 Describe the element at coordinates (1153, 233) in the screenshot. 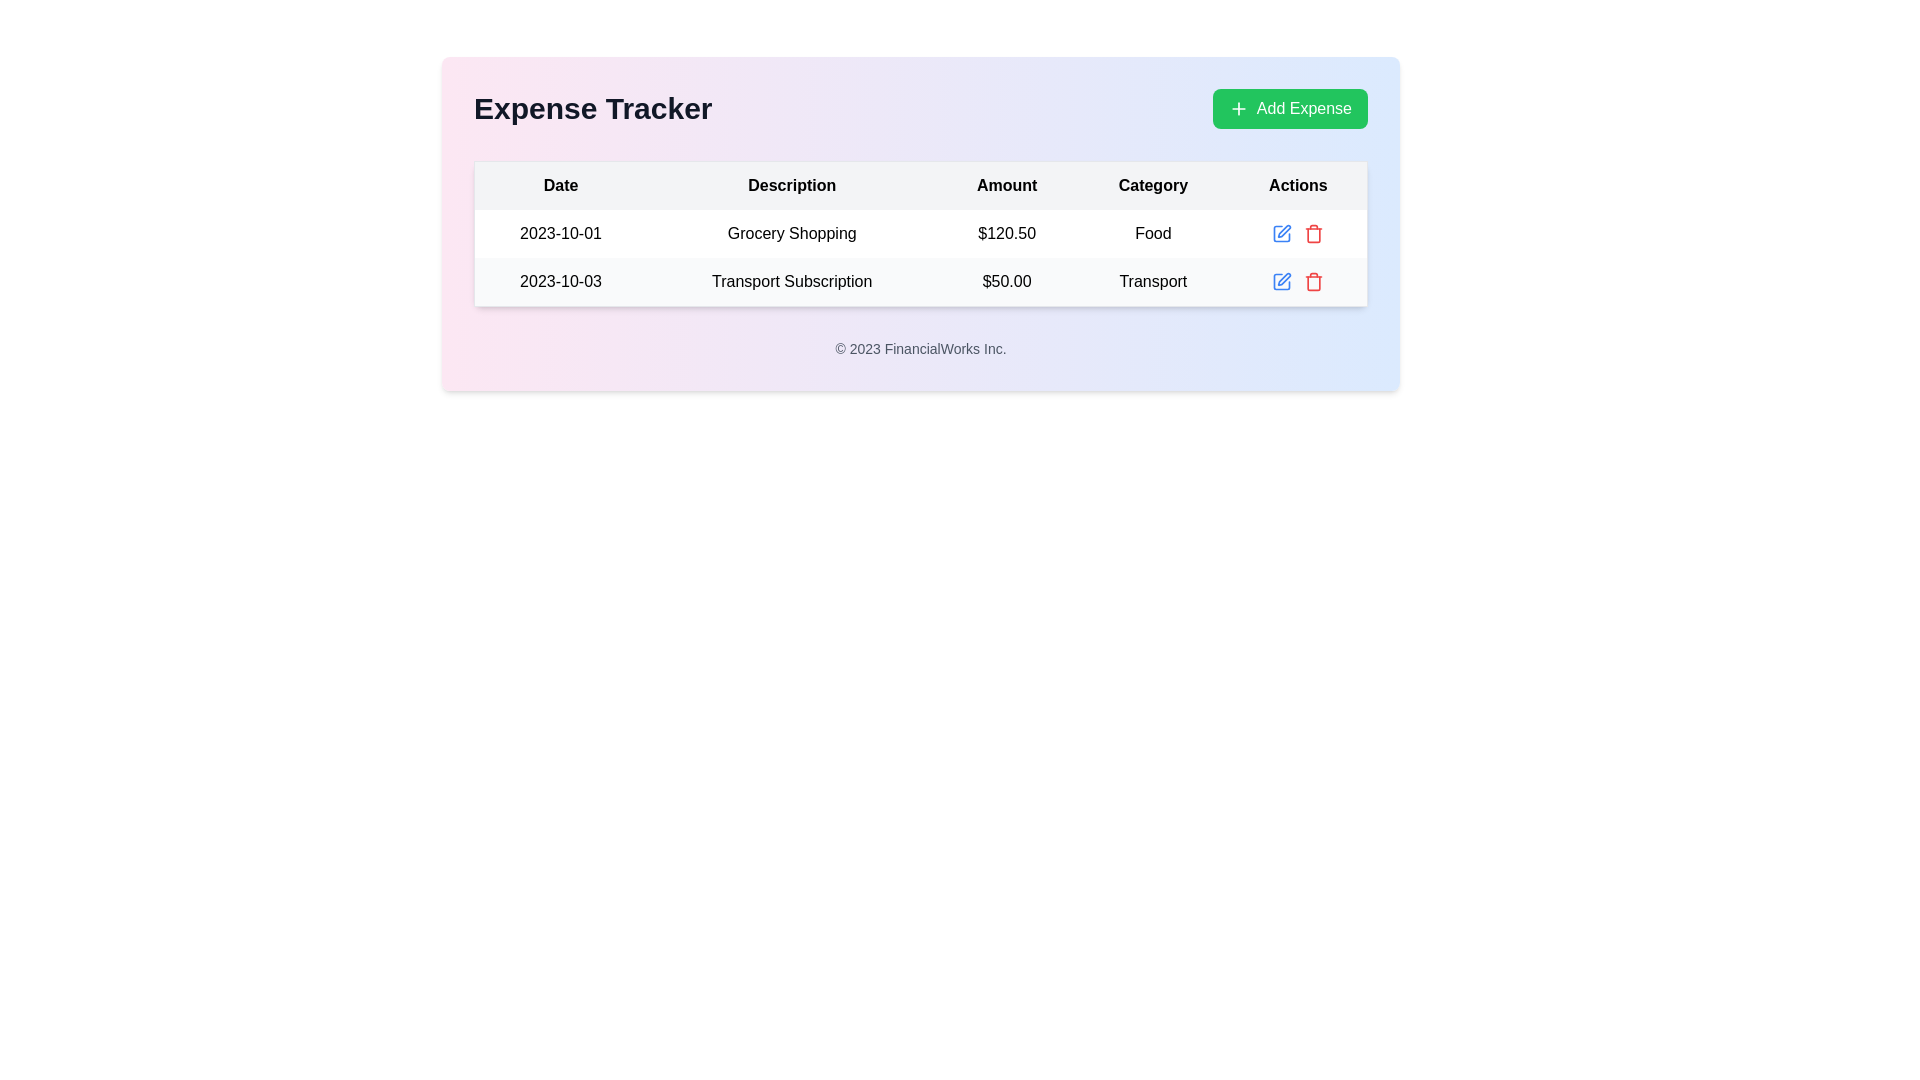

I see `the text label in the fourth column of the first row in the table that indicates the category associated with the expense entry` at that location.